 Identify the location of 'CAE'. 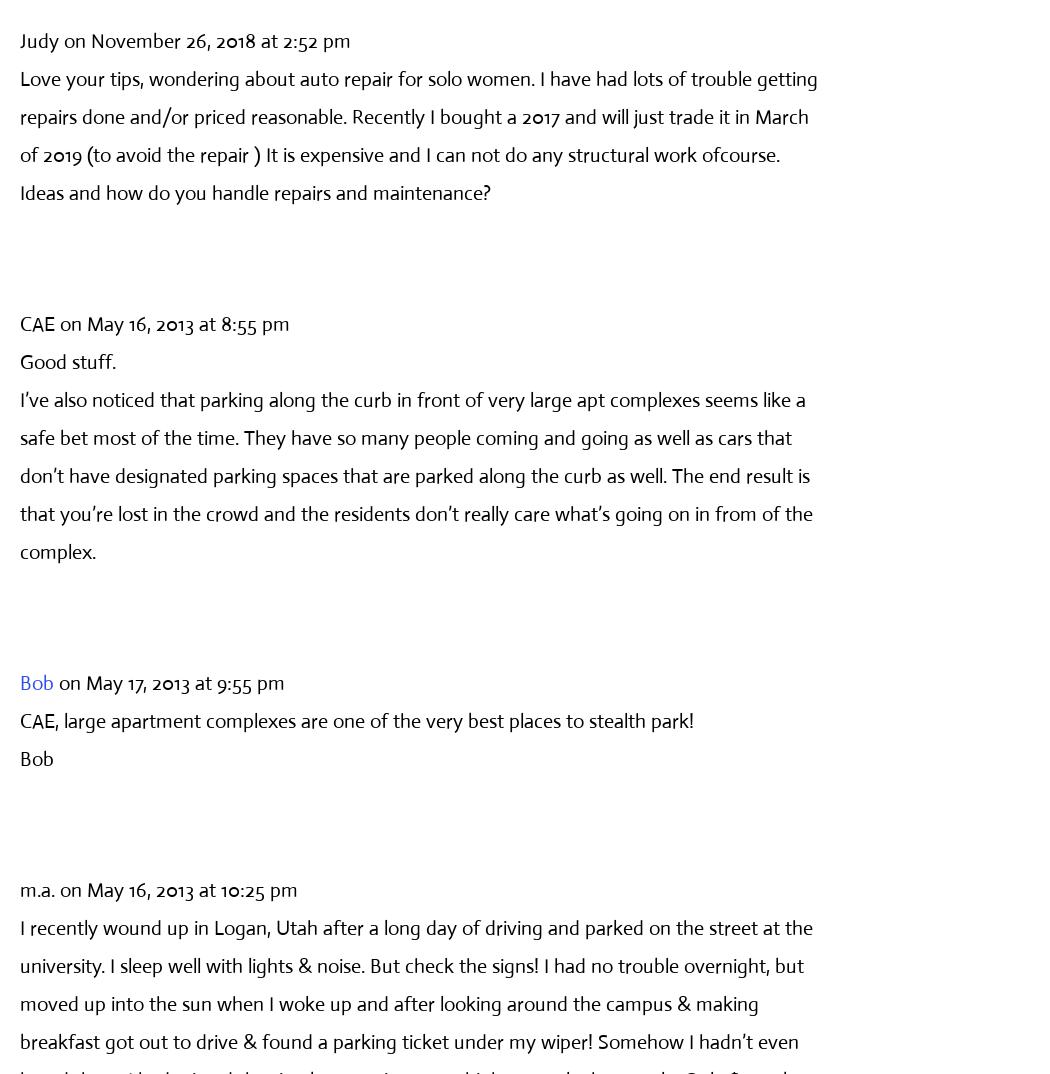
(37, 322).